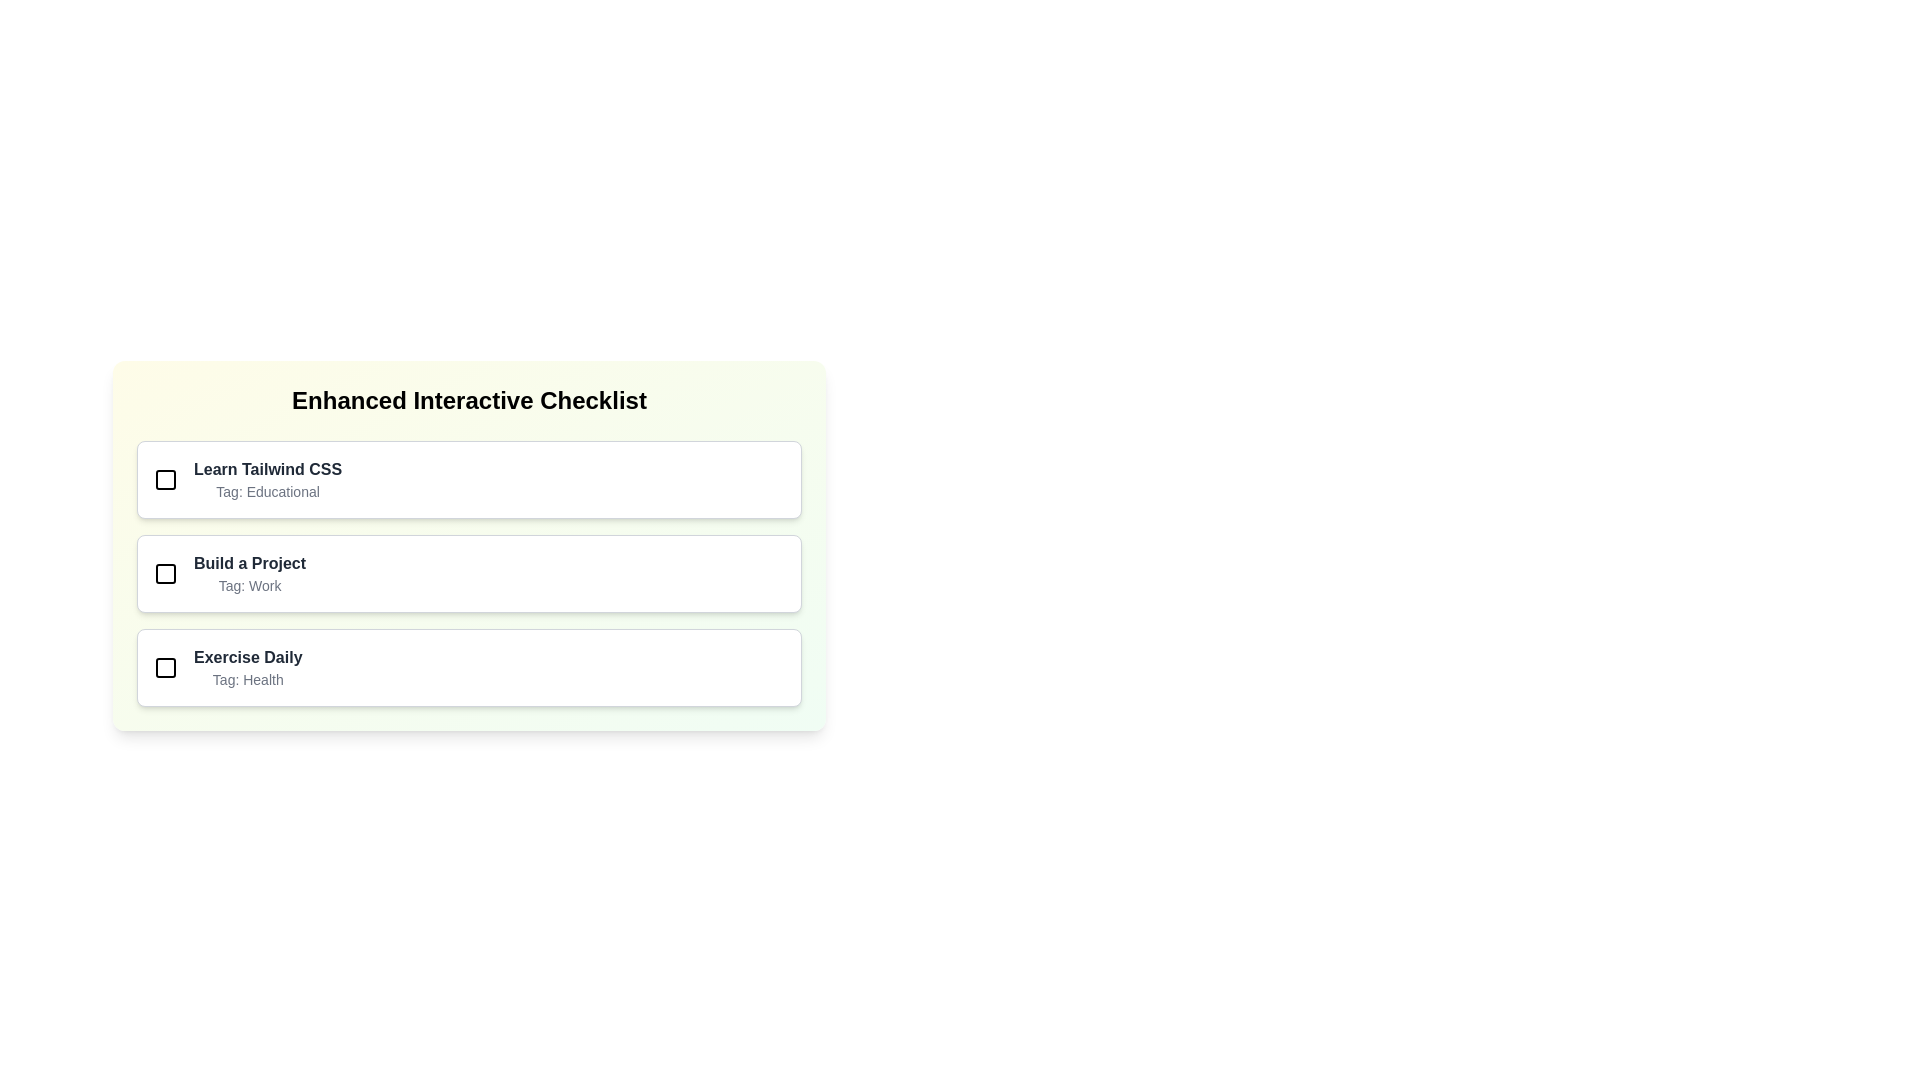  I want to click on the graphical checkbox marker located at the center of the second checkbox option in the 'Enhanced Interactive Checklist', so click(166, 574).